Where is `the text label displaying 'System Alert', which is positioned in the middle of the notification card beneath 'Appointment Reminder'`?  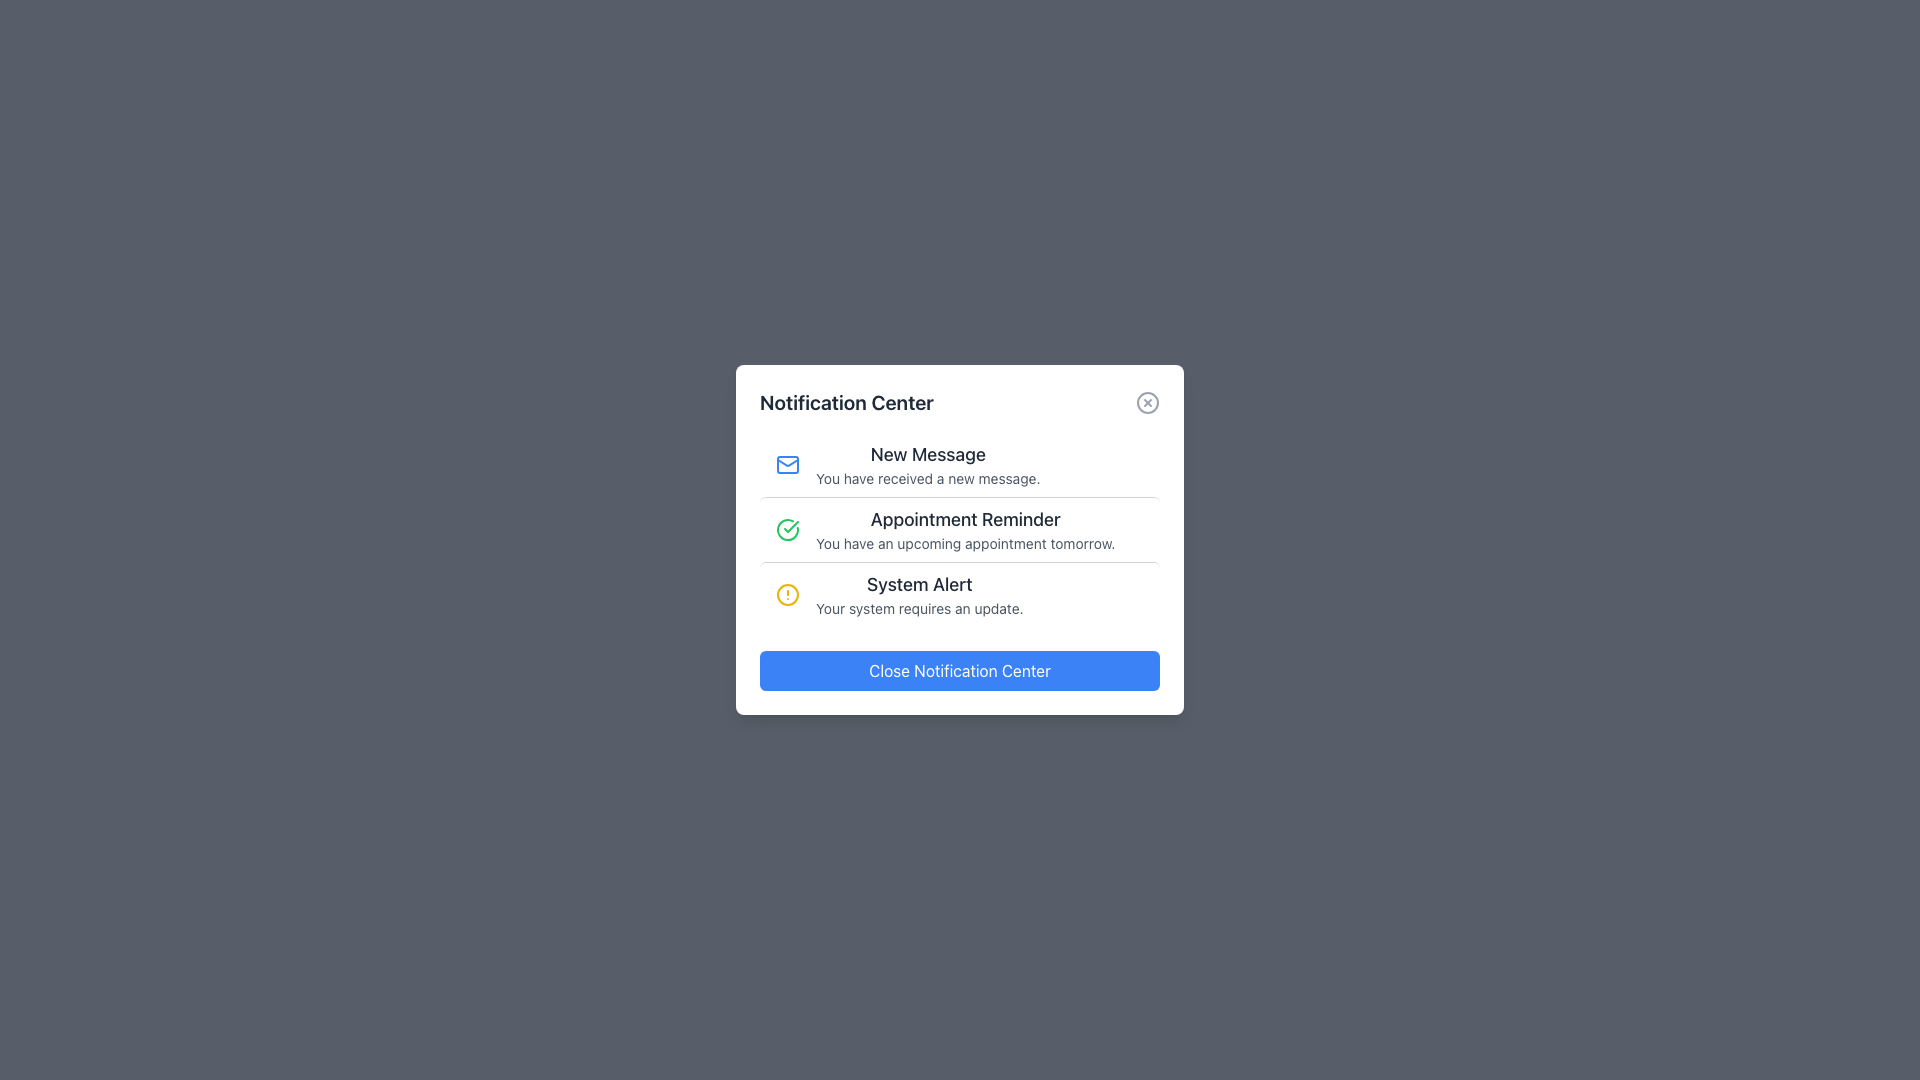 the text label displaying 'System Alert', which is positioned in the middle of the notification card beneath 'Appointment Reminder' is located at coordinates (918, 585).